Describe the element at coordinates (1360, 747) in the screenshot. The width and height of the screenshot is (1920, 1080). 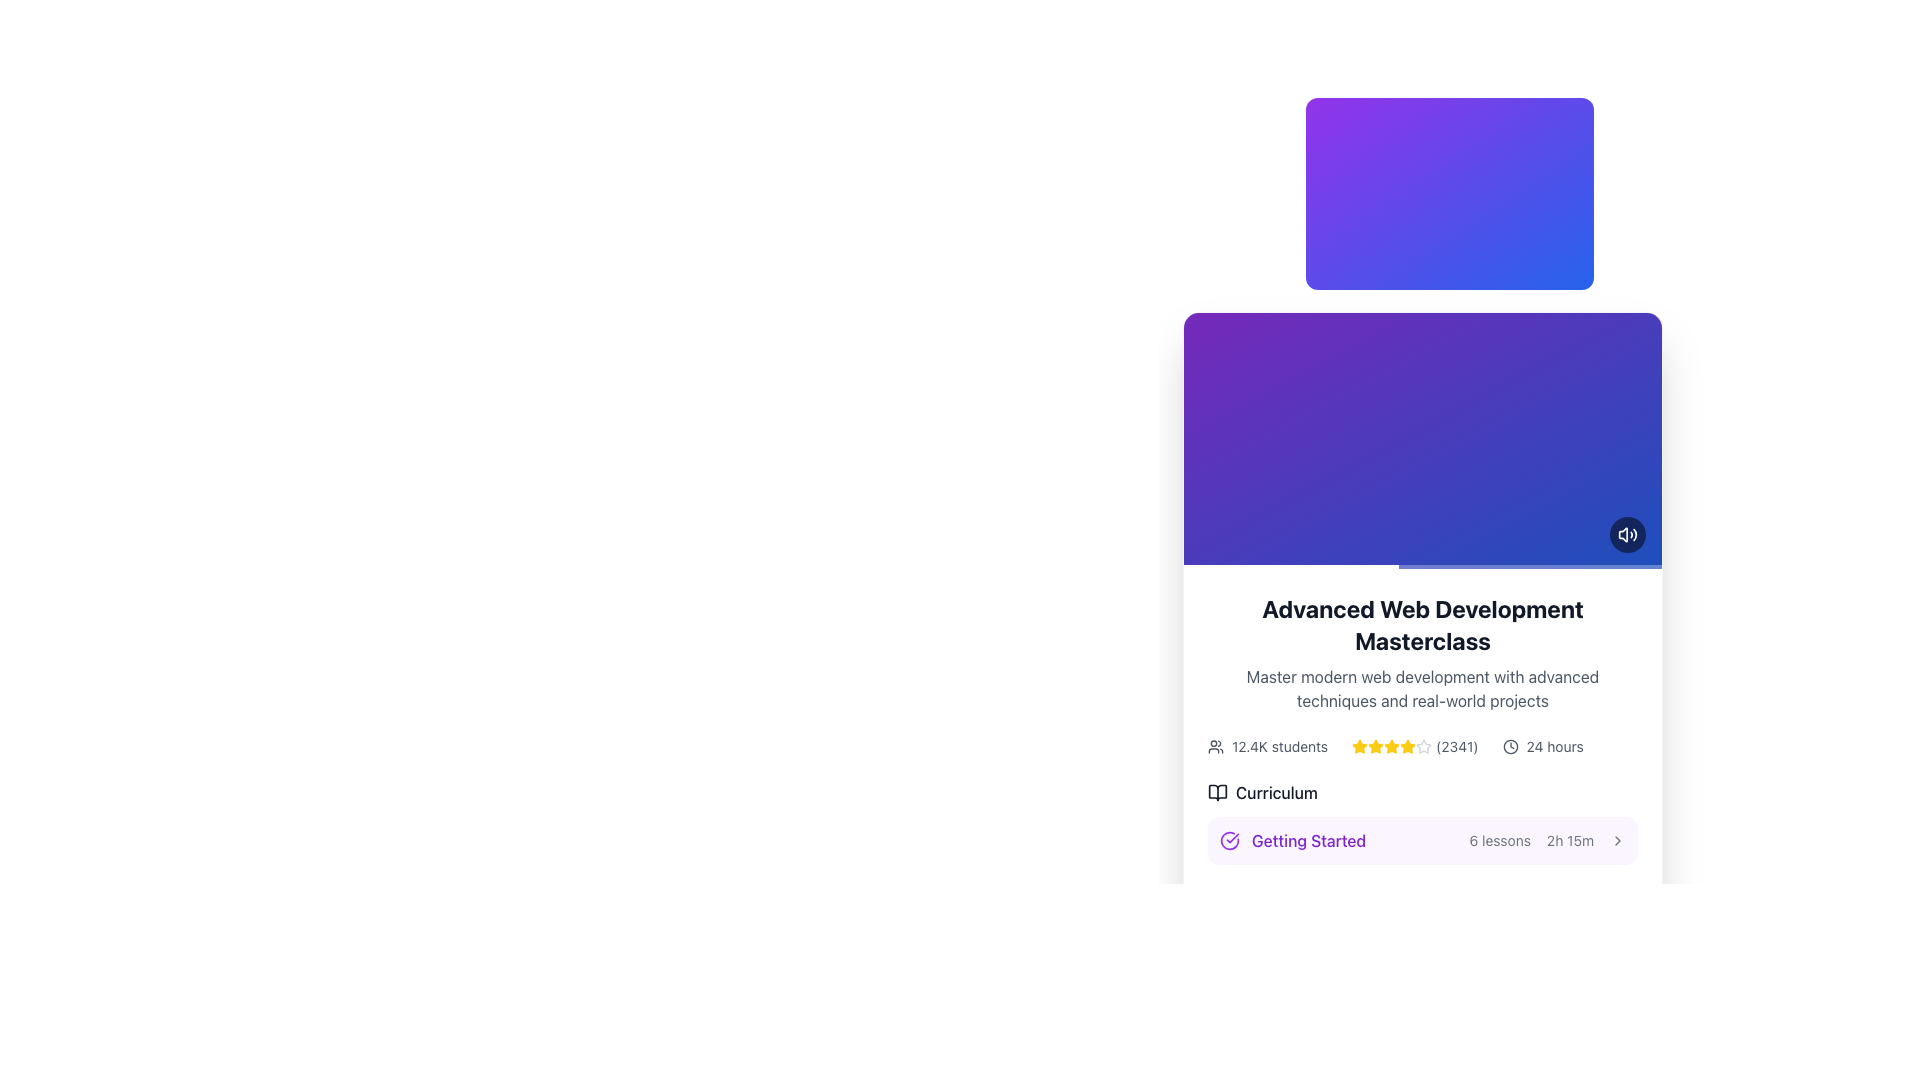
I see `the first star icon in the rating system located beneath the course title 'Advanced Web Development Masterclass.'` at that location.